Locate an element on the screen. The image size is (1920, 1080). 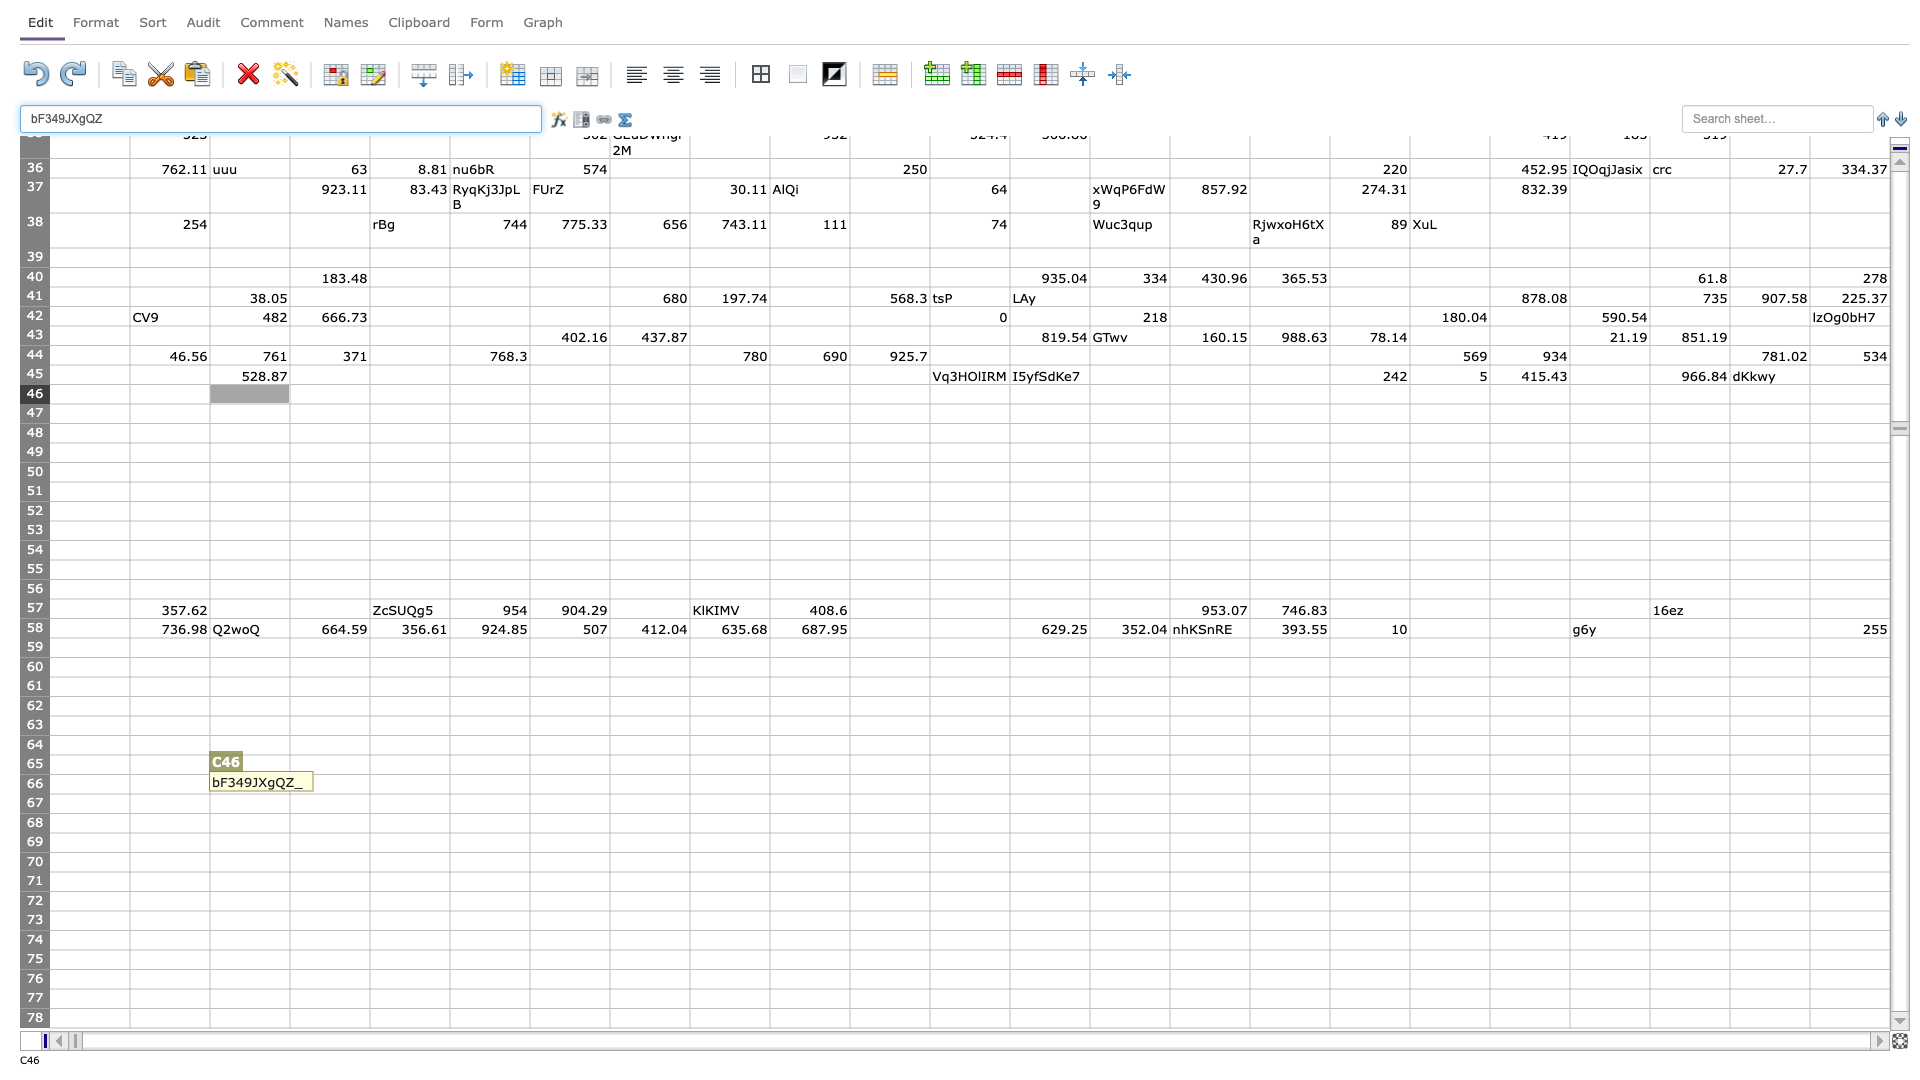
Bottom right corner of D-66 is located at coordinates (369, 793).